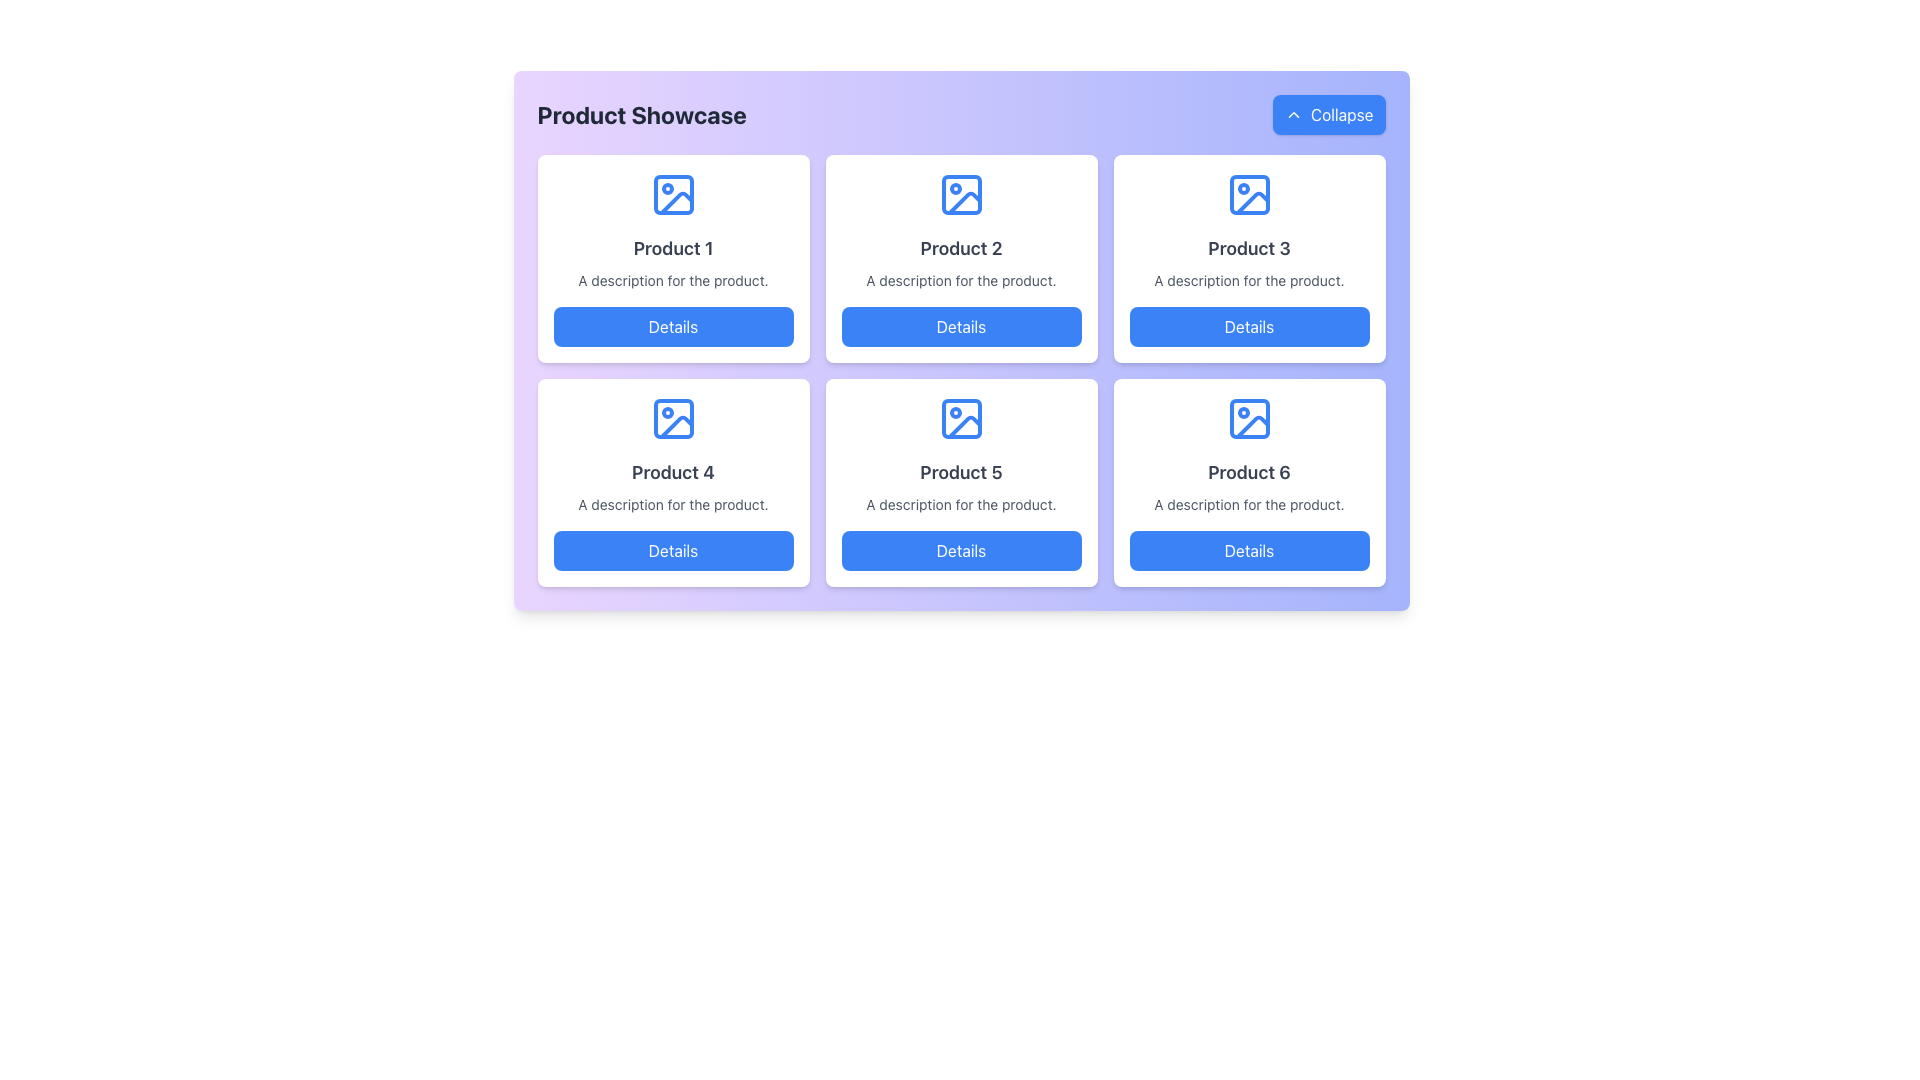 The image size is (1920, 1080). I want to click on the decorative curved line graphic within the SVG image element in the second product card from the left in the top row of the product grid, so click(964, 203).